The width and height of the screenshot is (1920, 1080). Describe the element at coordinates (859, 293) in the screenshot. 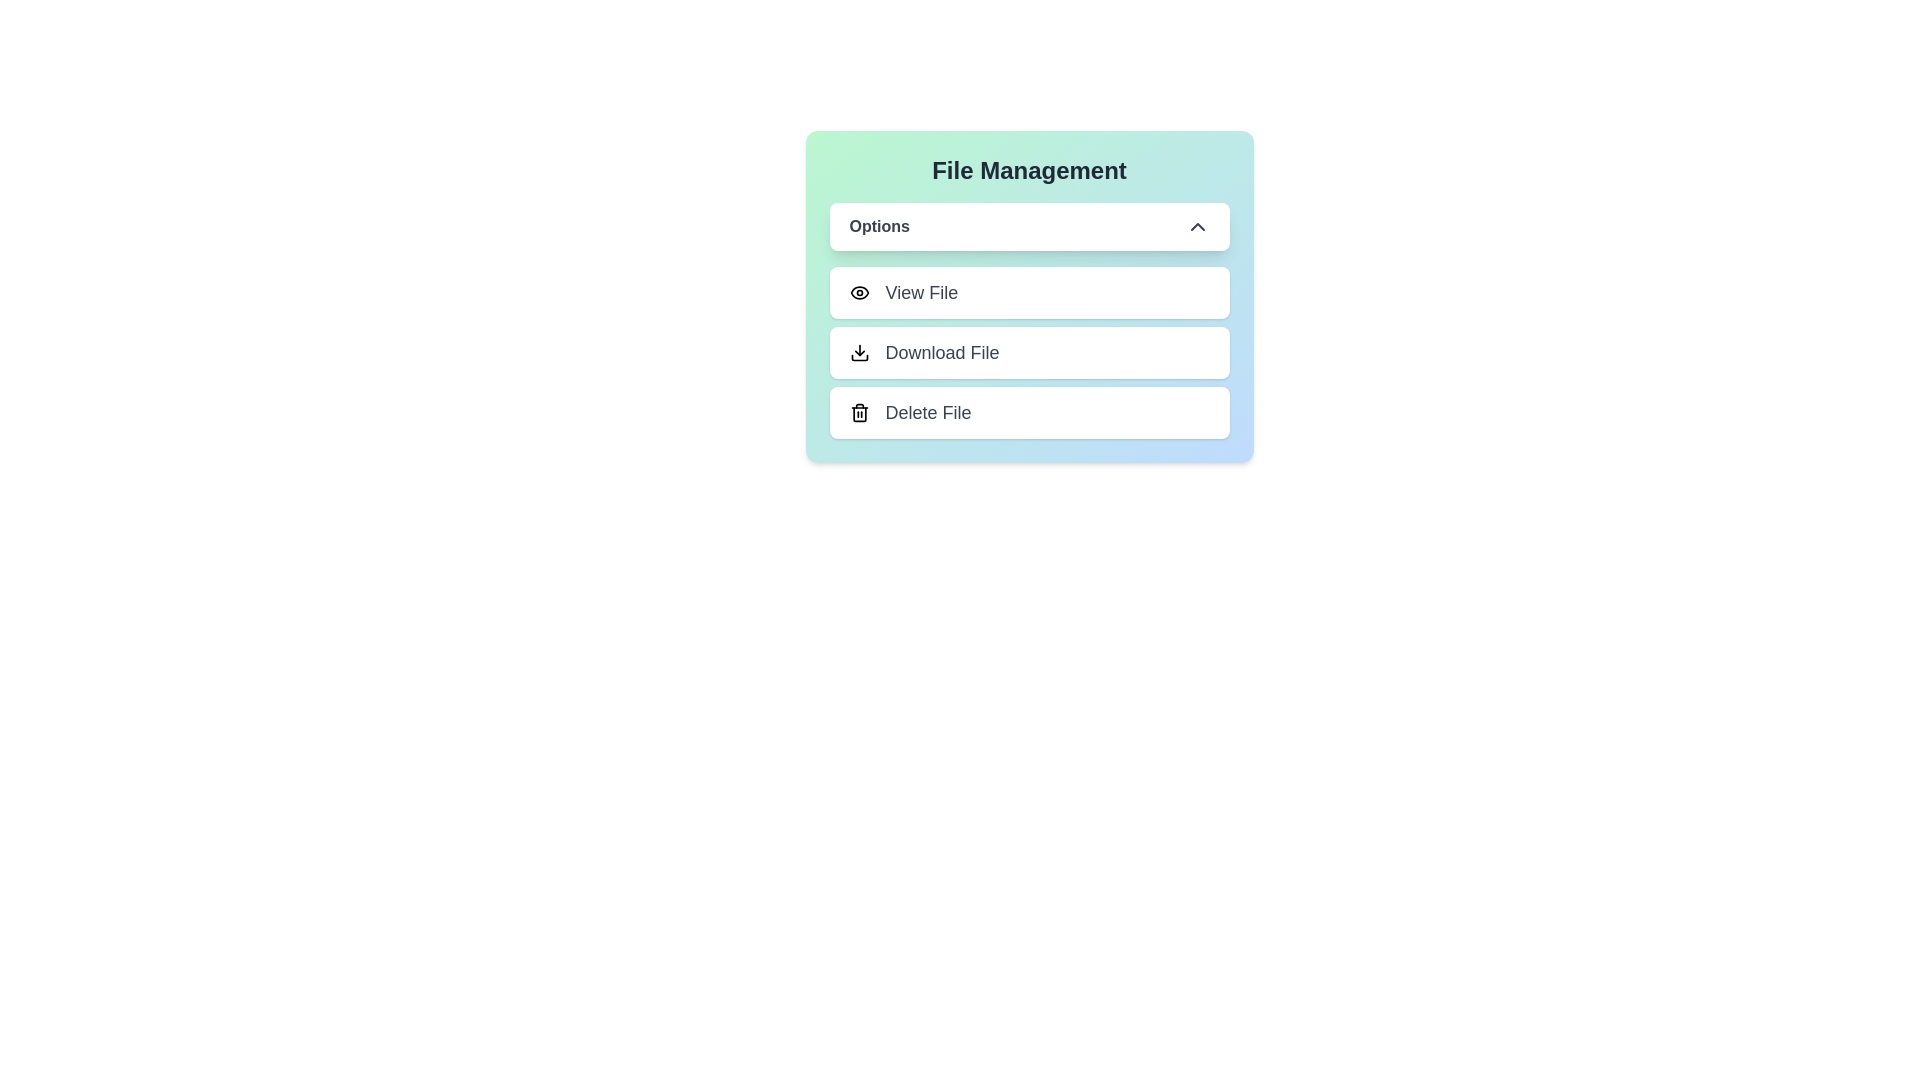

I see `the icon next to the menu option View File` at that location.